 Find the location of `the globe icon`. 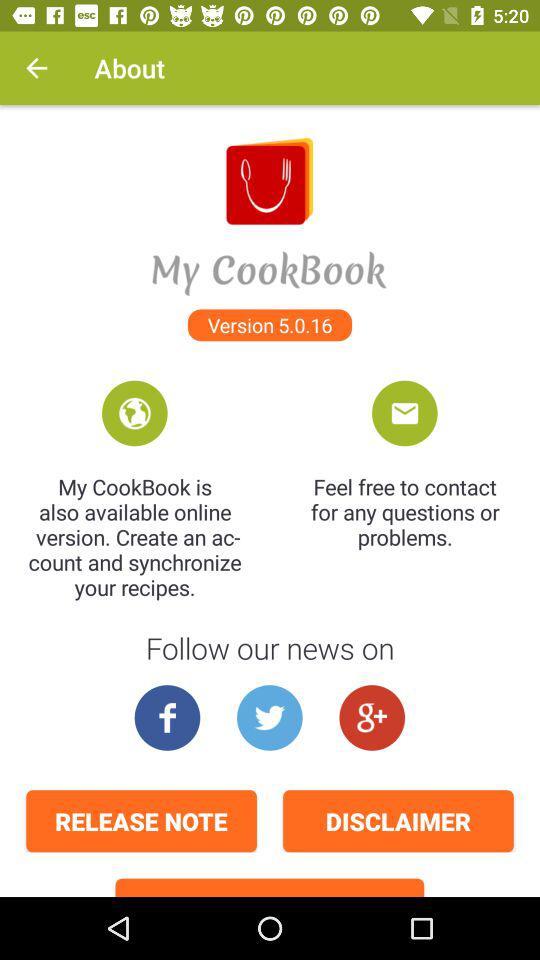

the globe icon is located at coordinates (134, 412).